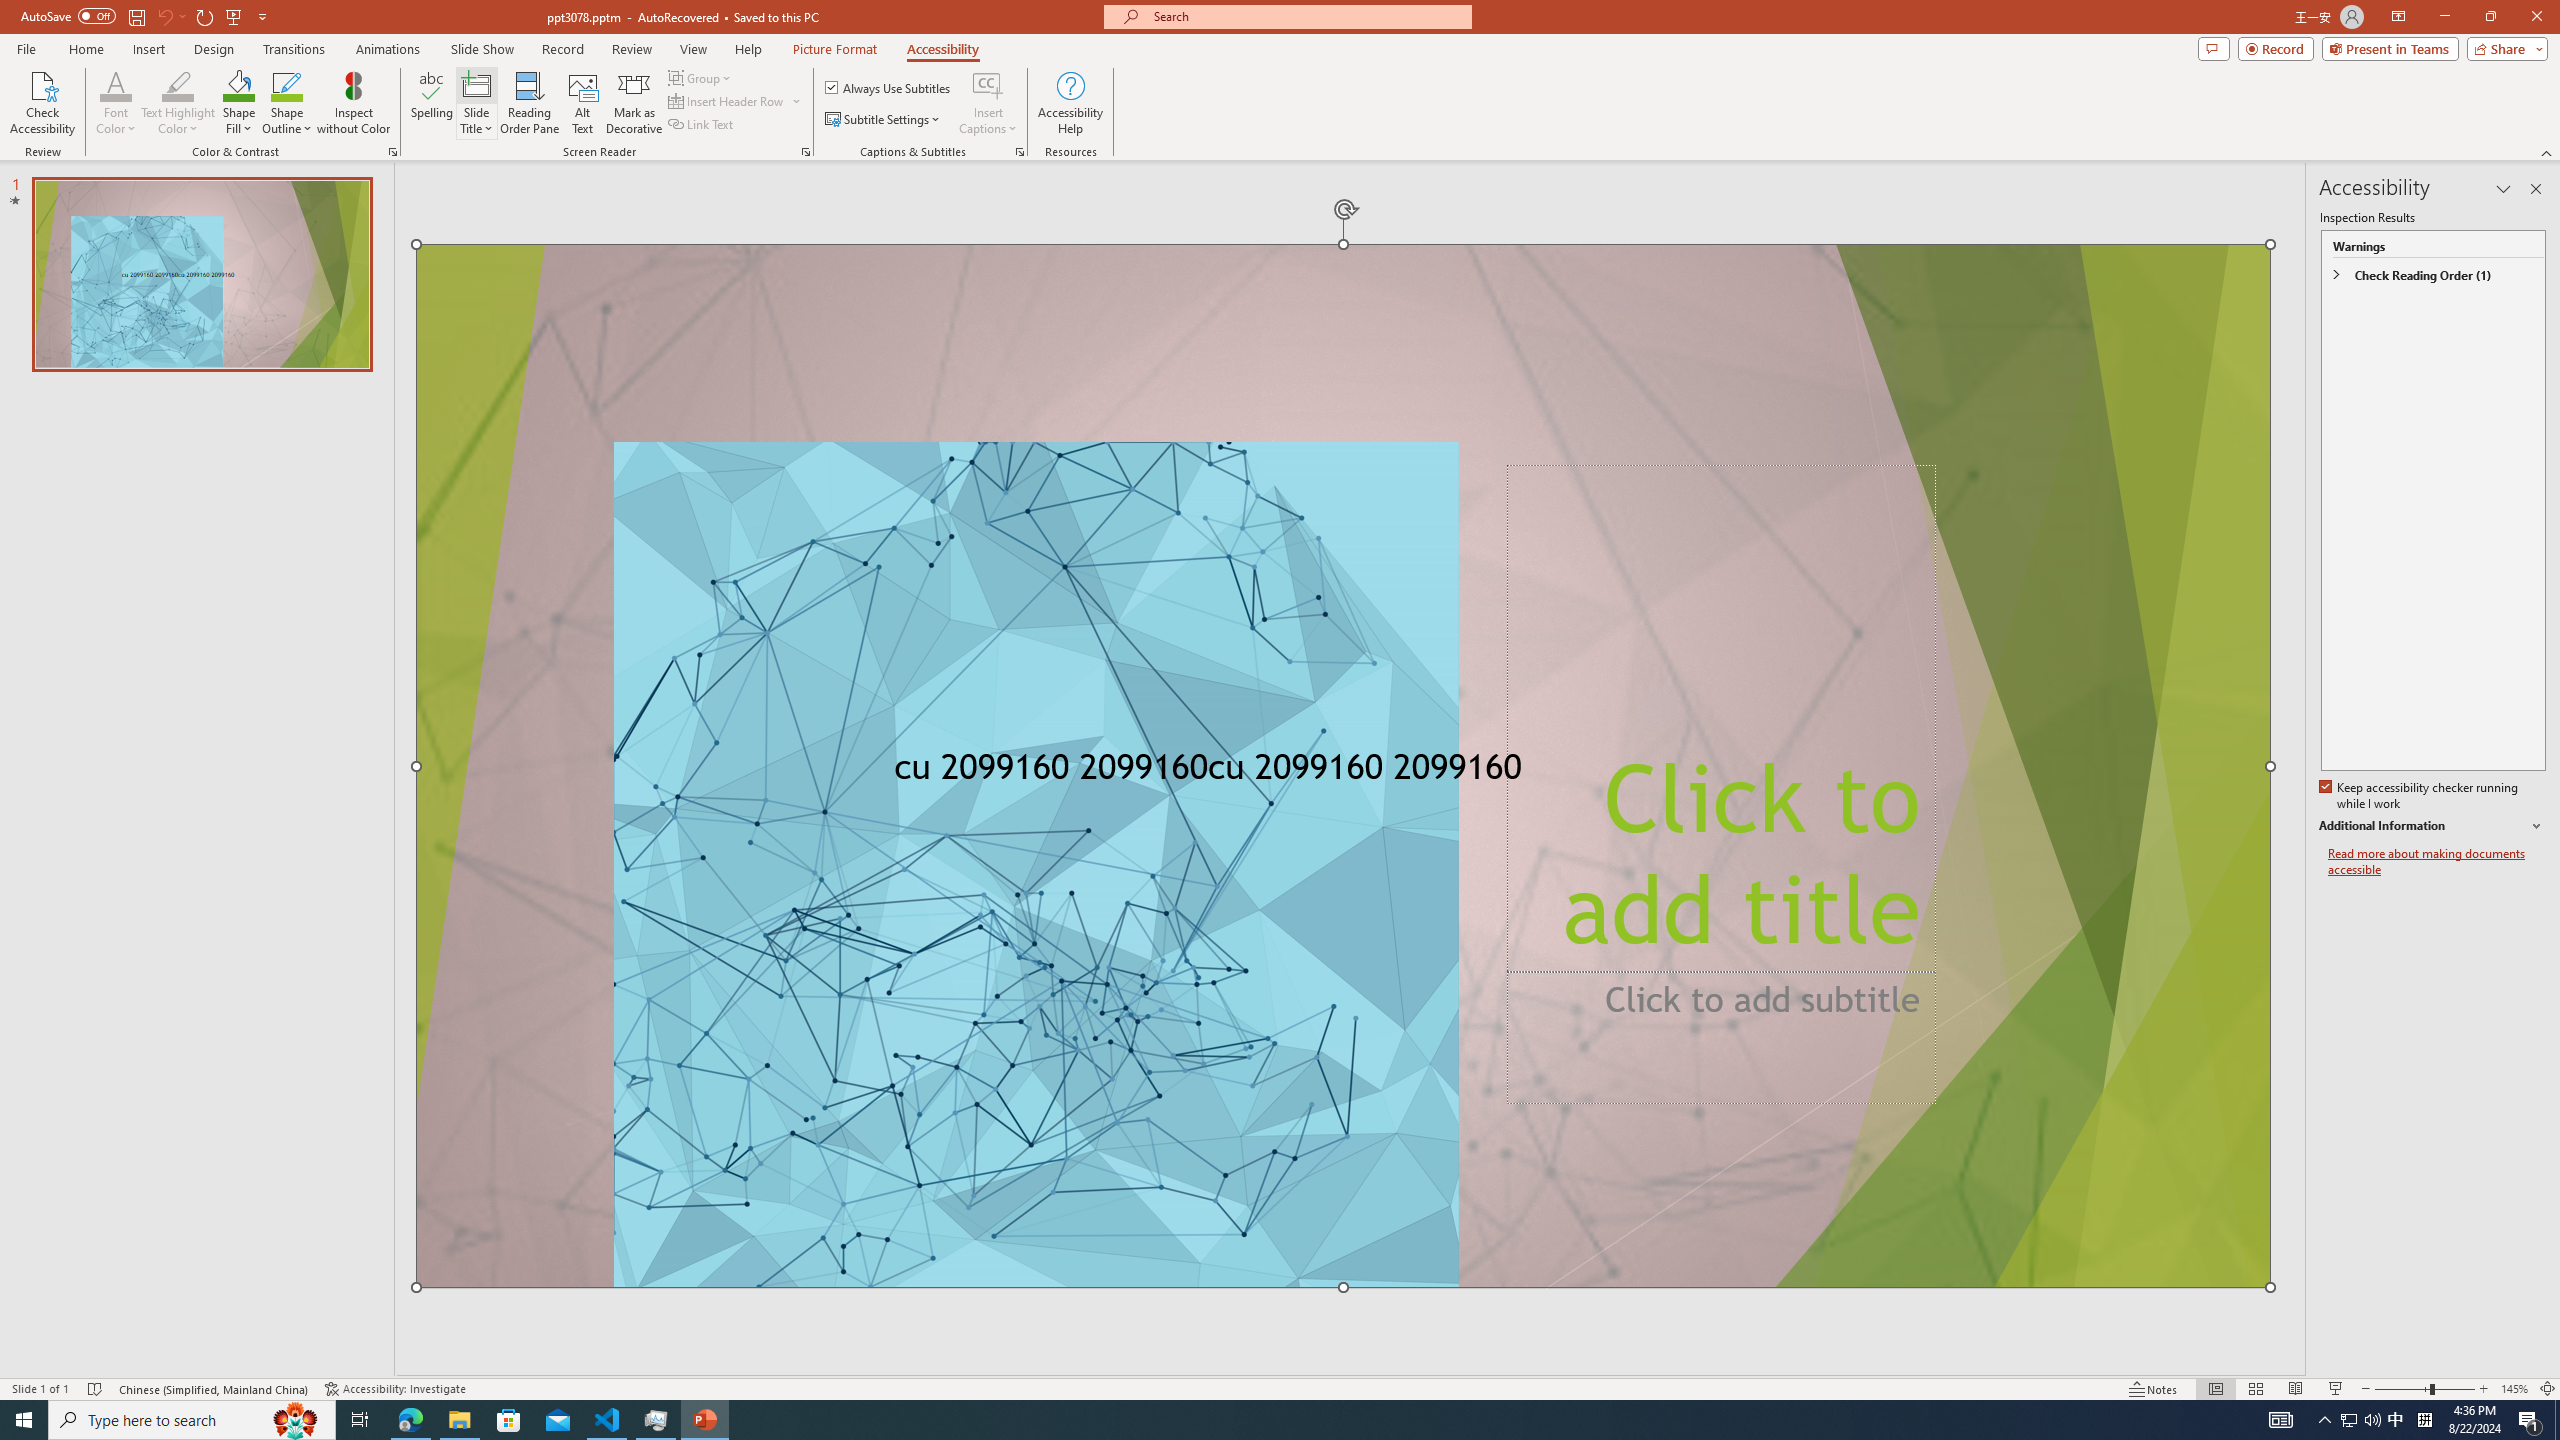  What do you see at coordinates (2515, 1389) in the screenshot?
I see `'Zoom 145%'` at bounding box center [2515, 1389].